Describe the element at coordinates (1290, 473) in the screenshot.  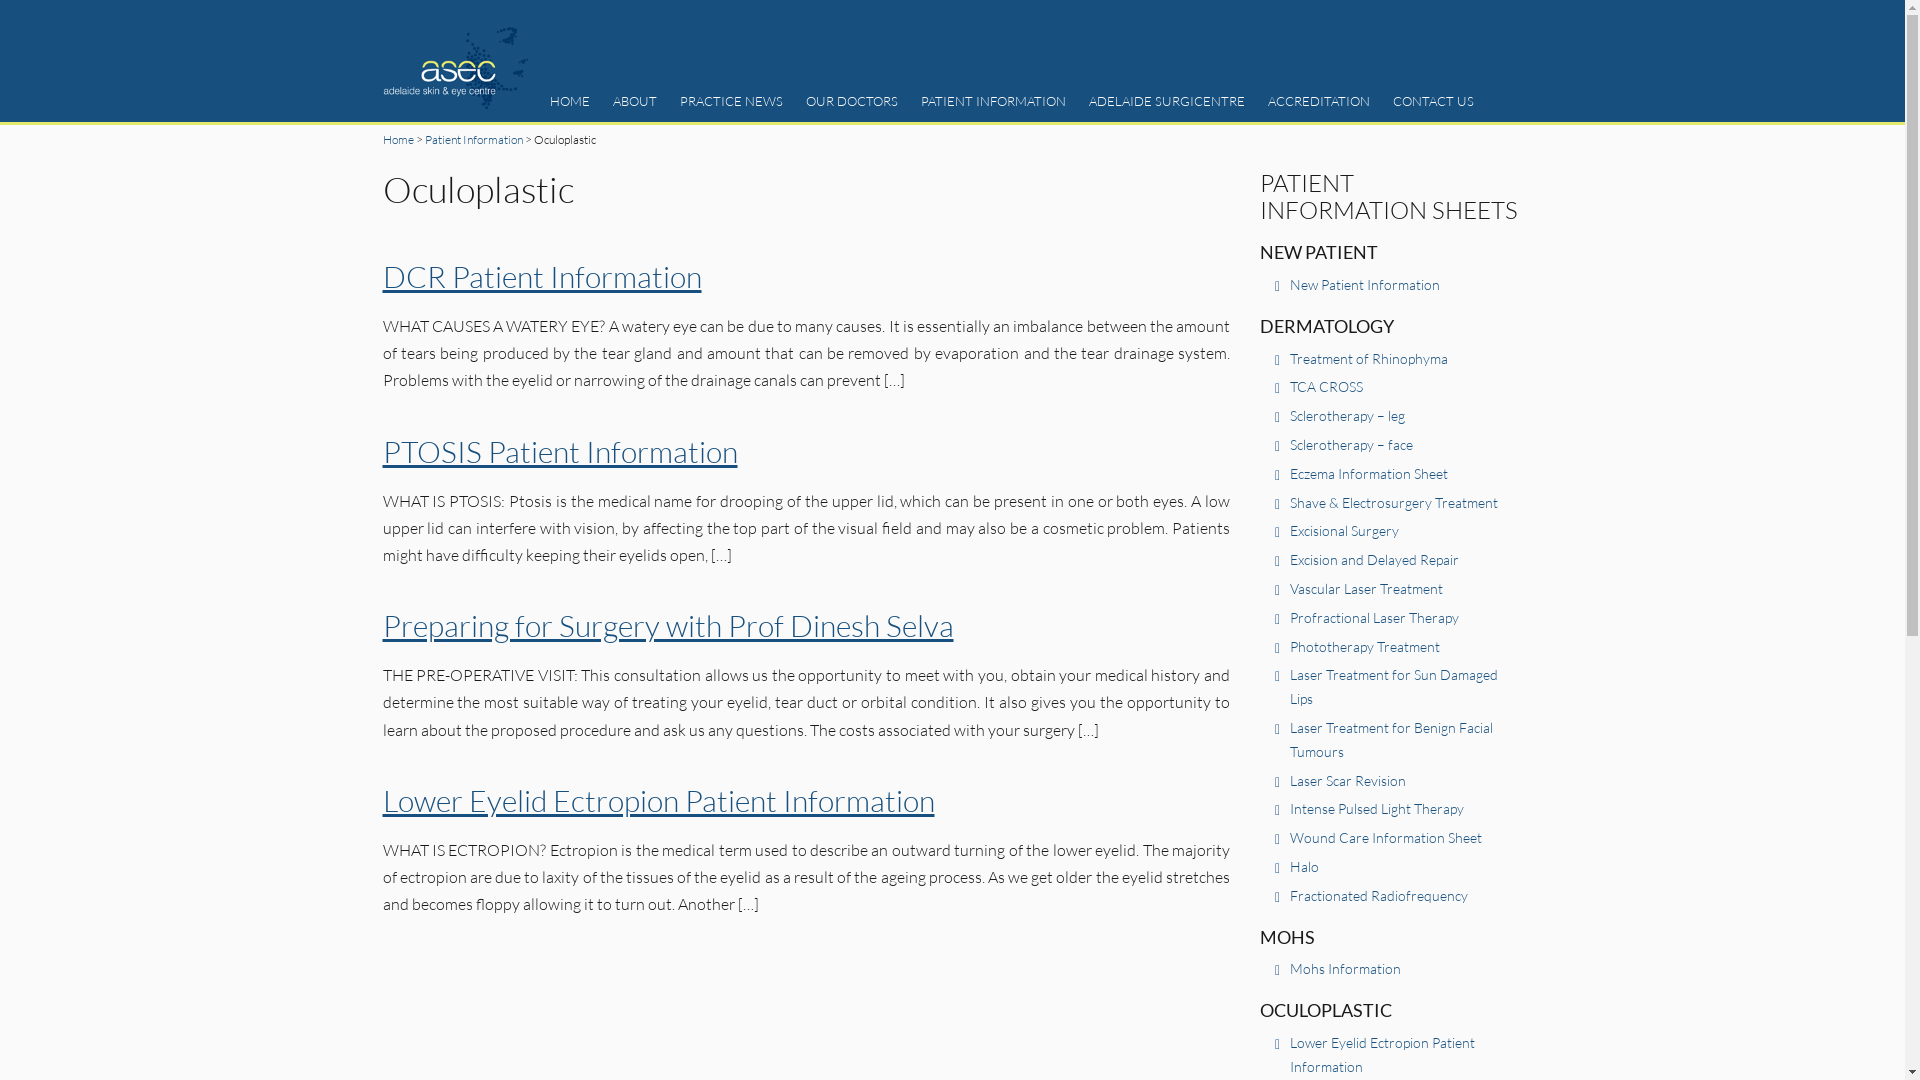
I see `'Eczema Information Sheet'` at that location.